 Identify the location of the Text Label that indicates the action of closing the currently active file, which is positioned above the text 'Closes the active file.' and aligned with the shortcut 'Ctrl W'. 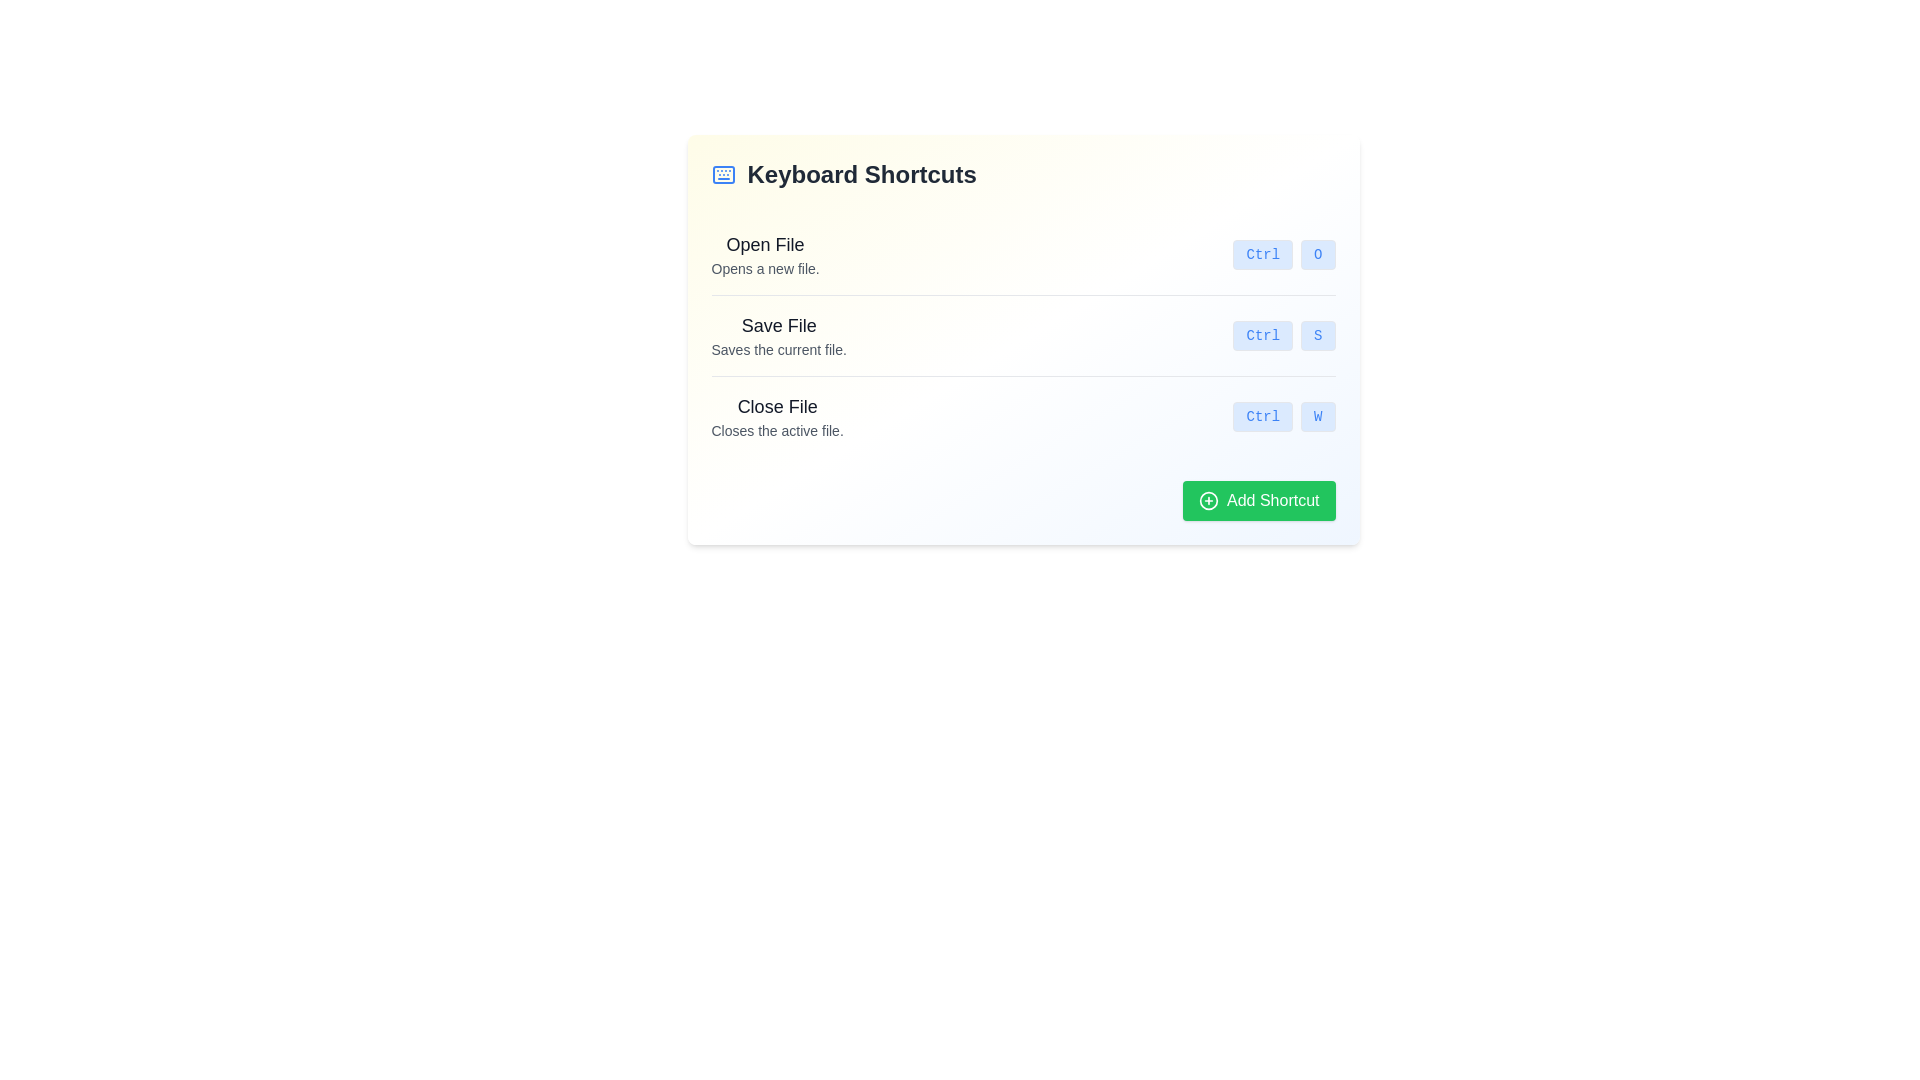
(776, 406).